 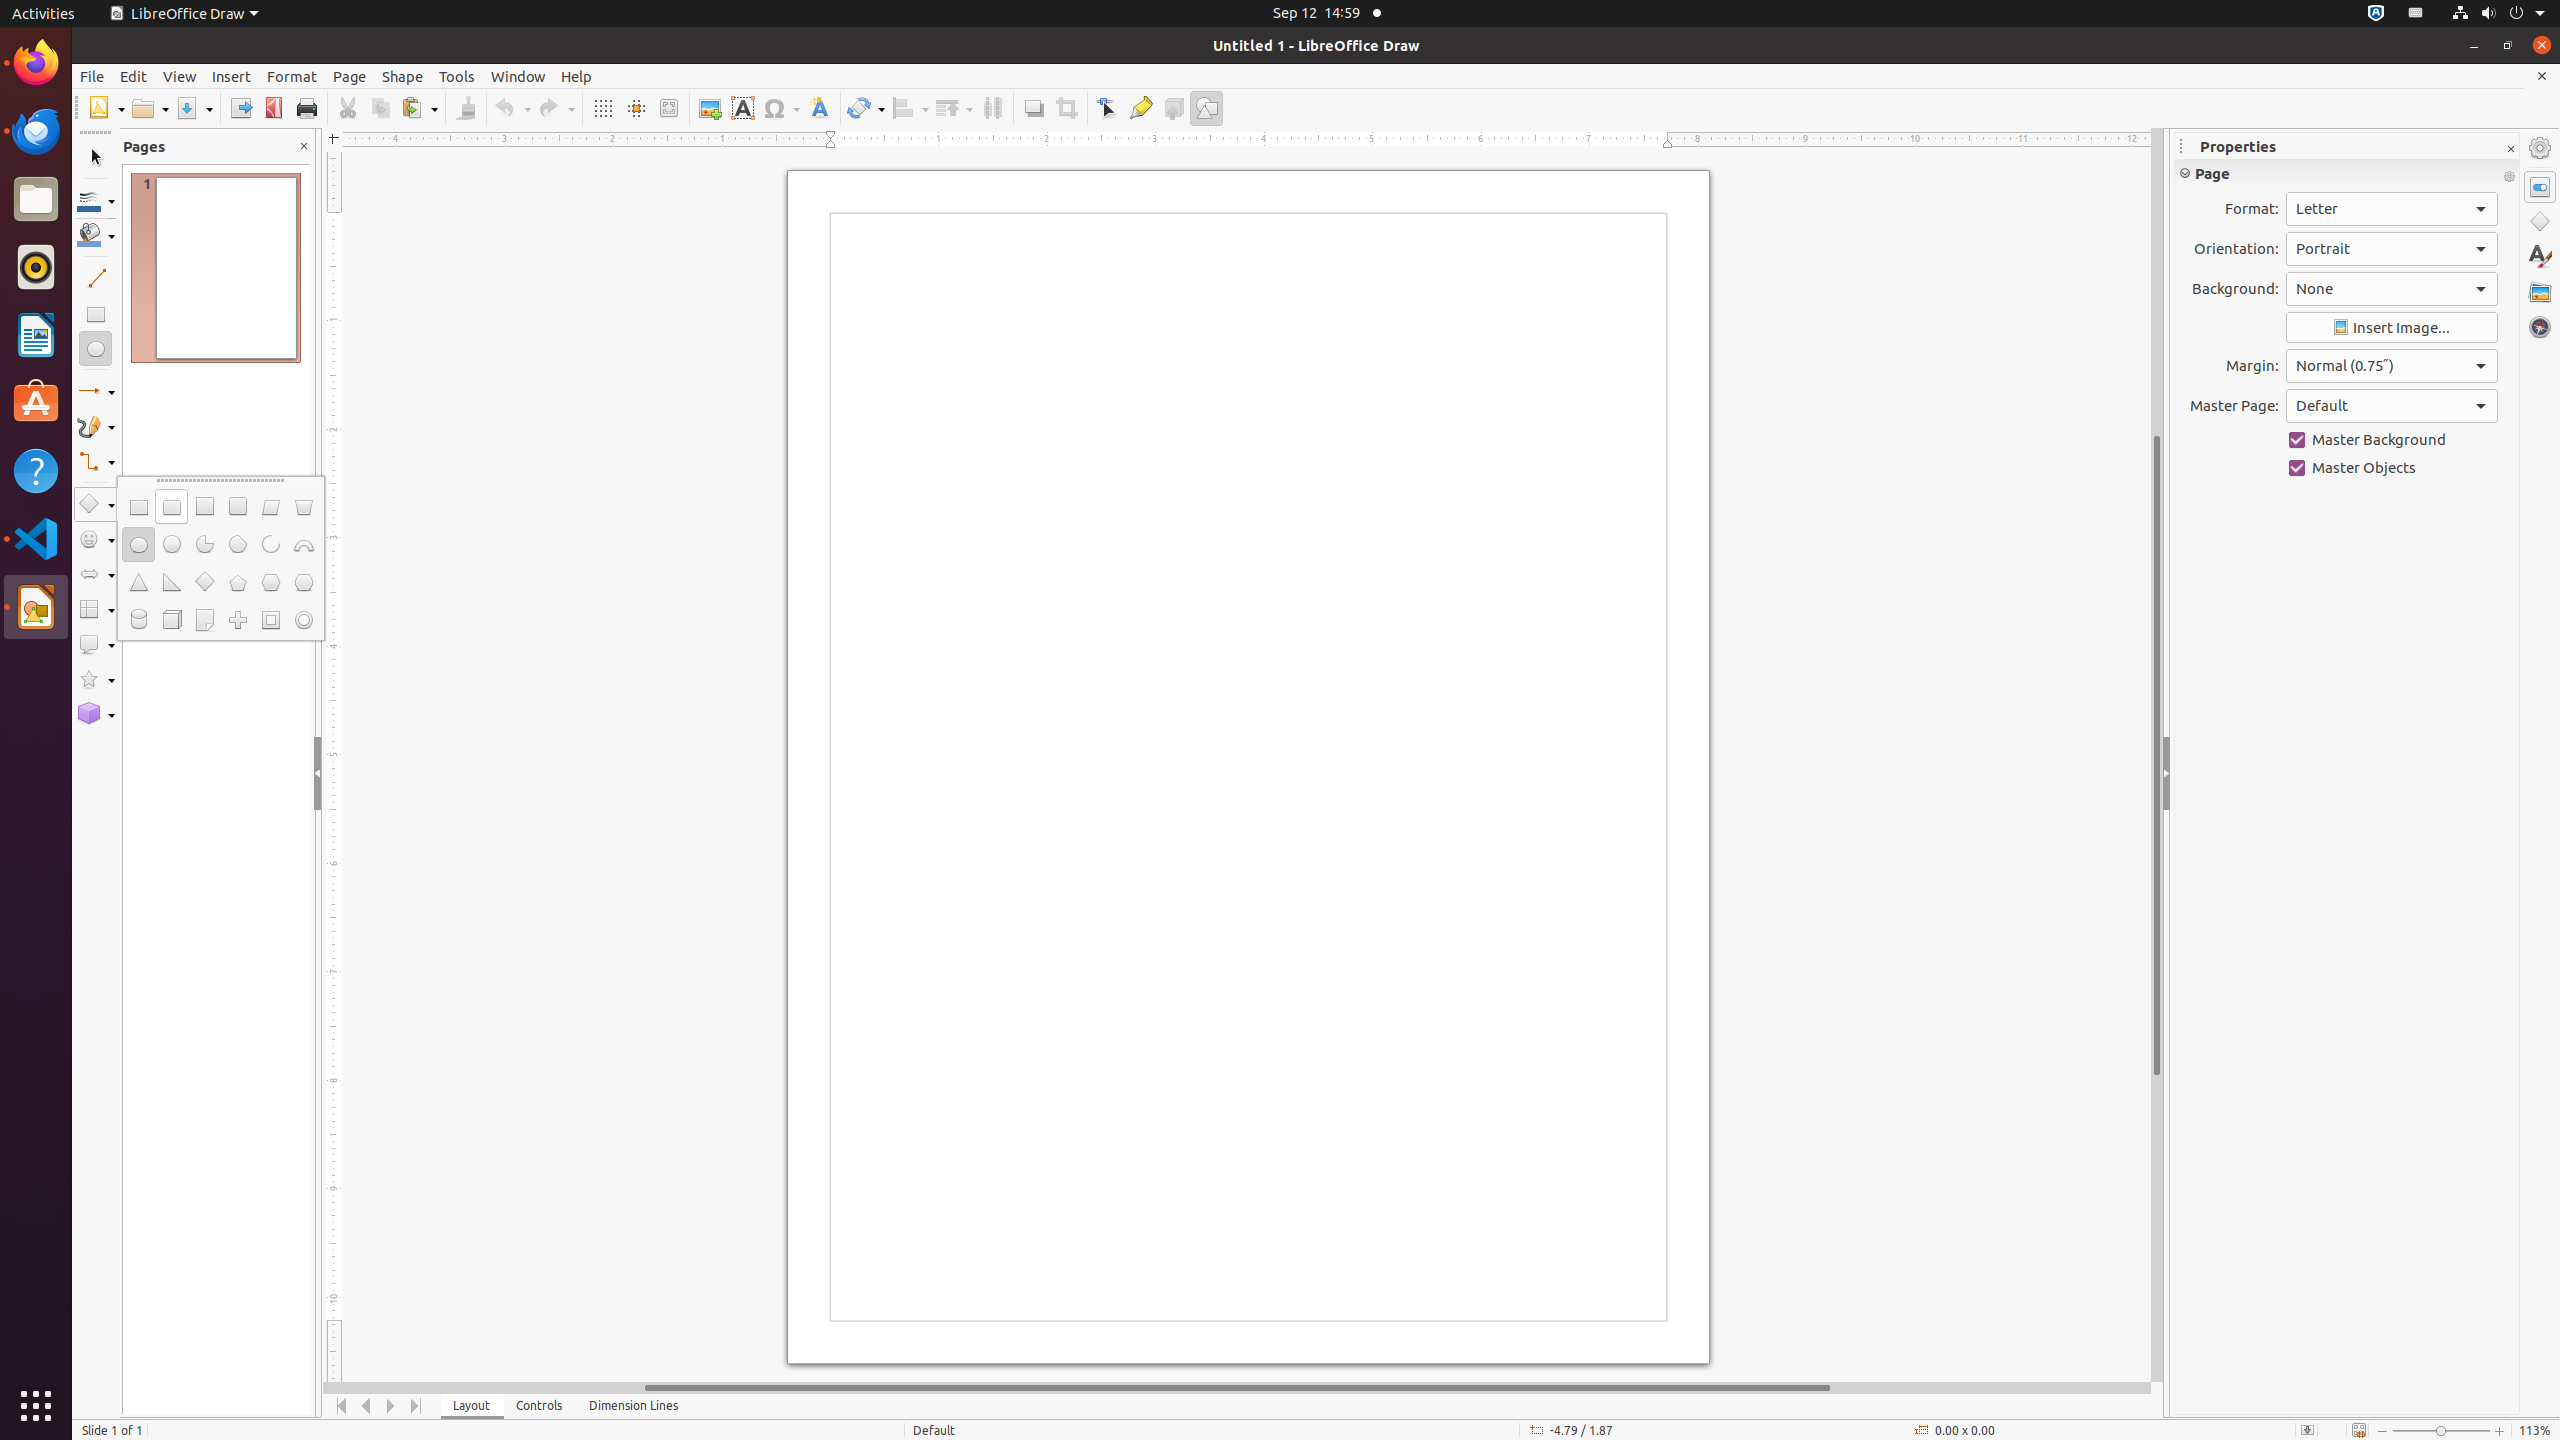 I want to click on 'Navigator', so click(x=2539, y=326).